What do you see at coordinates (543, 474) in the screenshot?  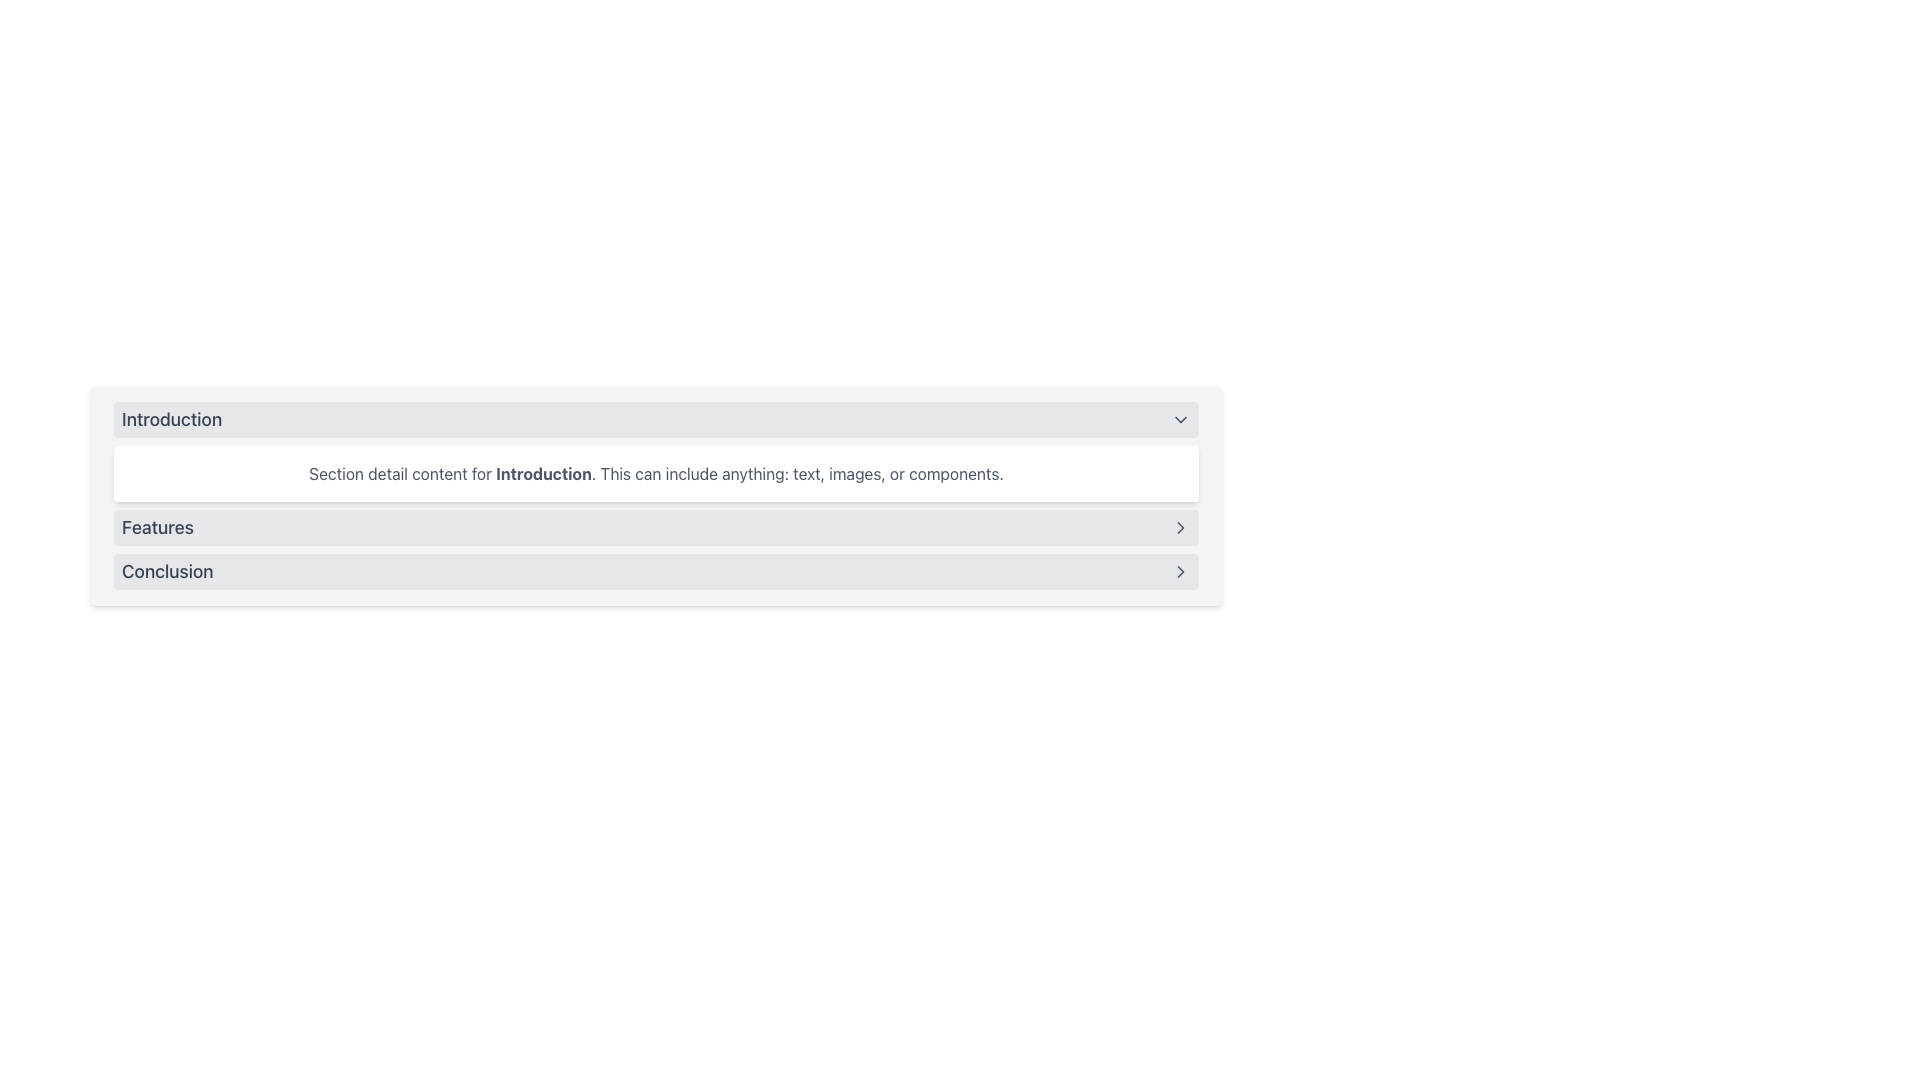 I see `the contextual text indicating the highlighted subtopic within the 'Introduction' section, located below the 'Introduction' header and above the 'Features' and 'Conclusion' sections` at bounding box center [543, 474].